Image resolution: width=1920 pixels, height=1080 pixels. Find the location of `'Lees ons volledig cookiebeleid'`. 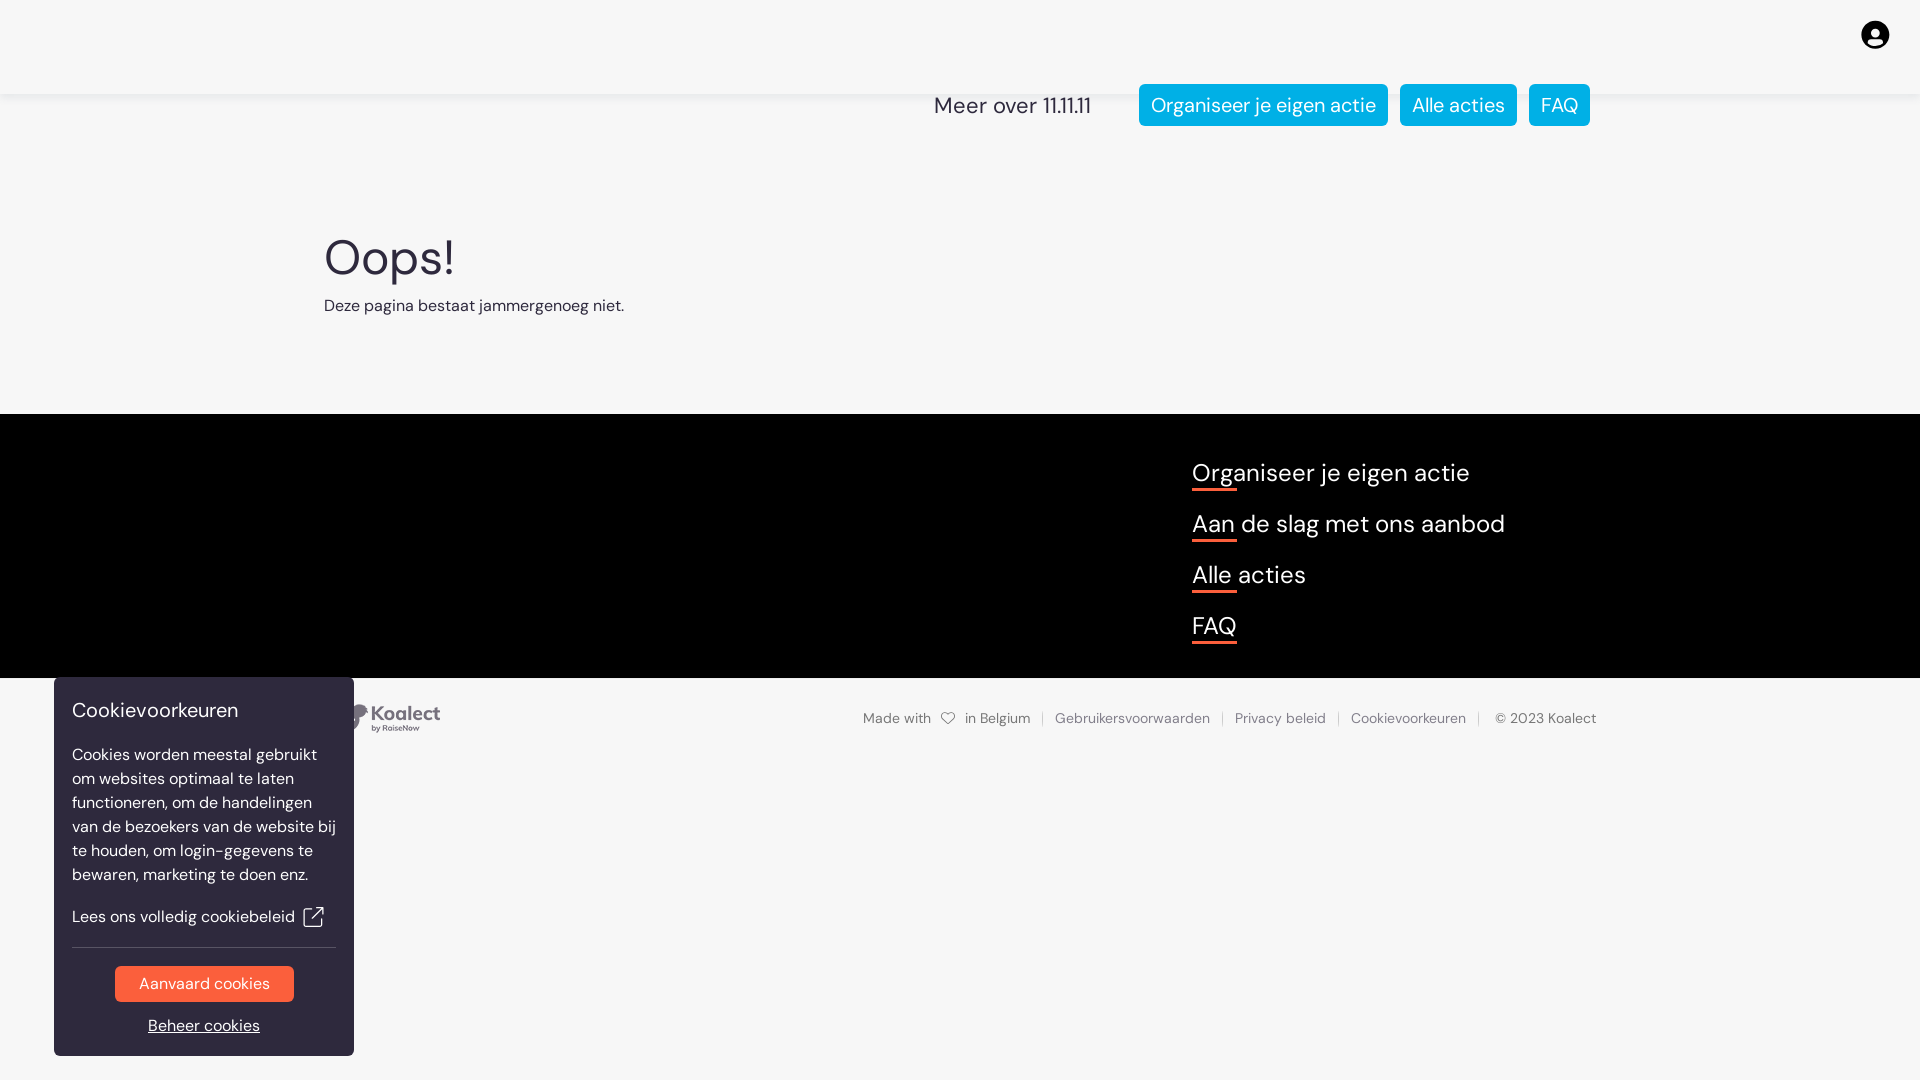

'Lees ons volledig cookiebeleid' is located at coordinates (203, 917).